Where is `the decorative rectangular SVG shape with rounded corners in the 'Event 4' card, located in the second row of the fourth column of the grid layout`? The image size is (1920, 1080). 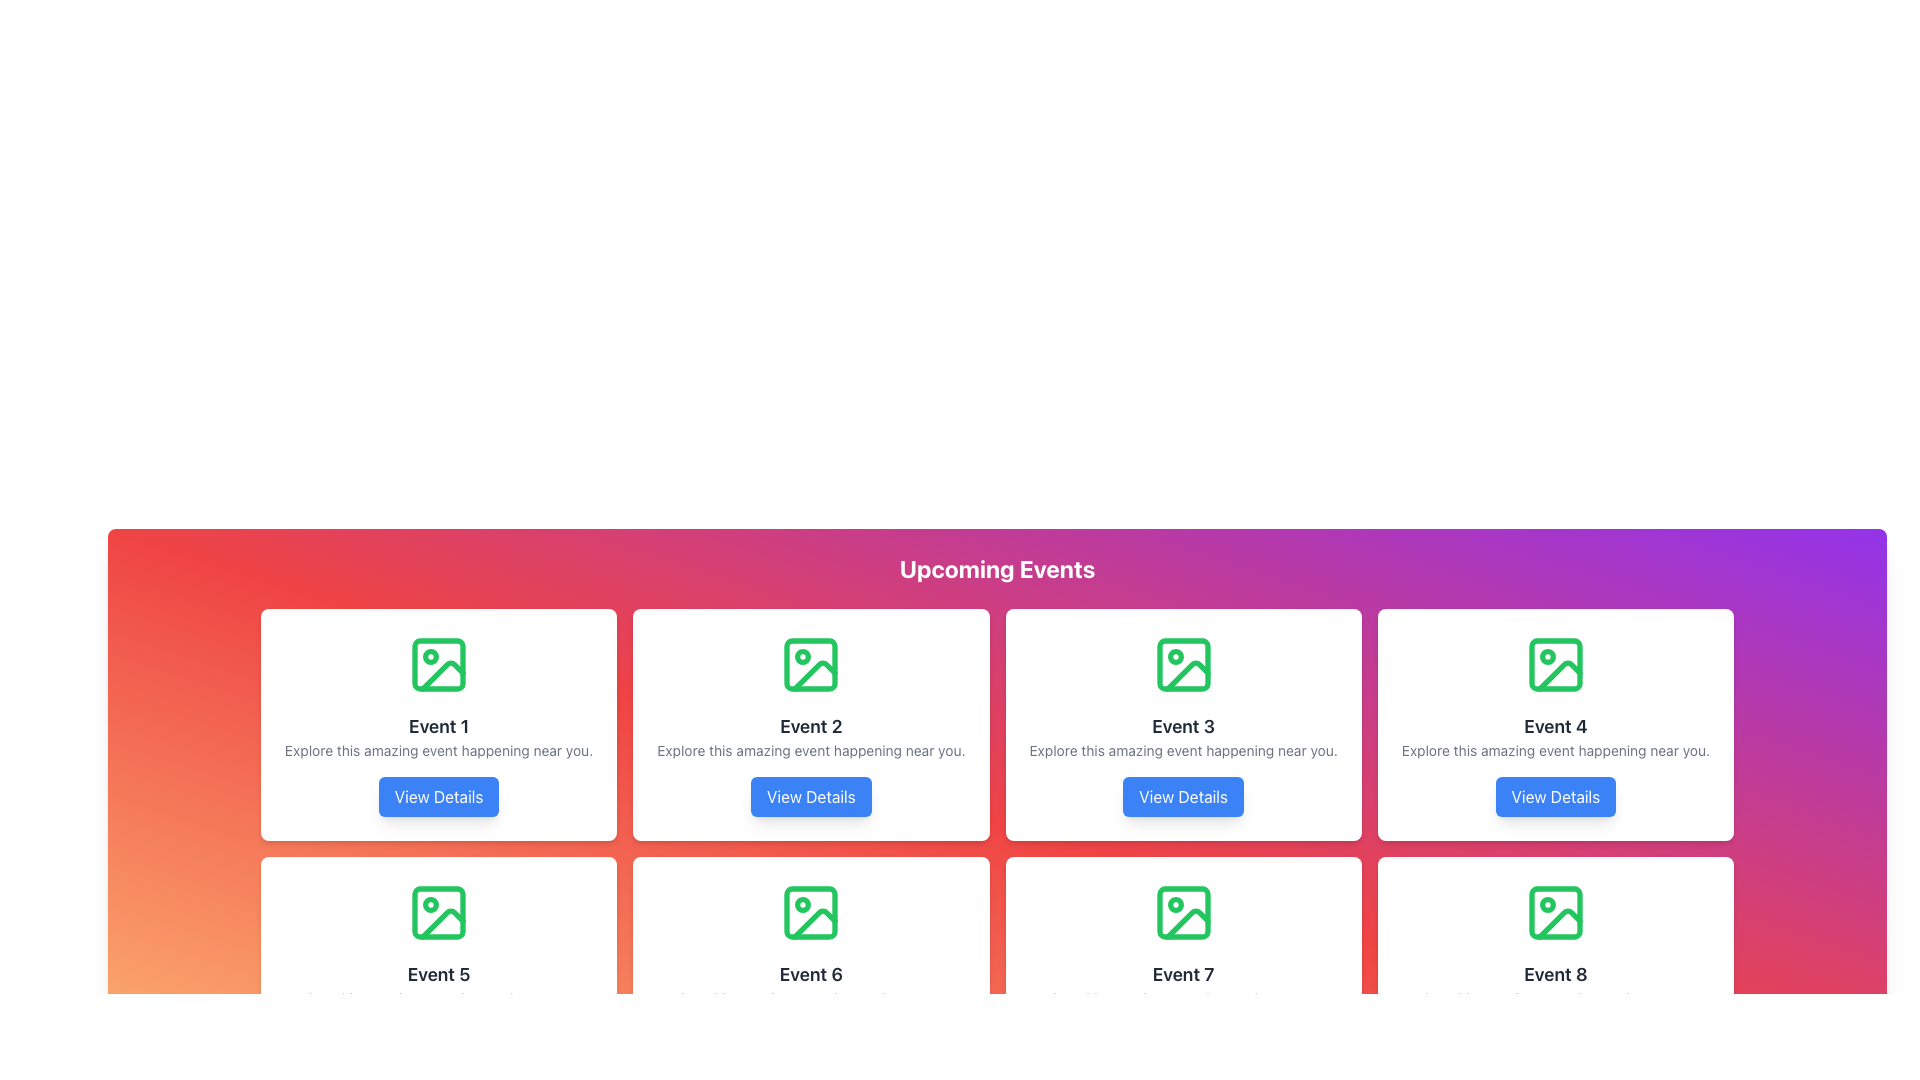
the decorative rectangular SVG shape with rounded corners in the 'Event 4' card, located in the second row of the fourth column of the grid layout is located at coordinates (1554, 664).